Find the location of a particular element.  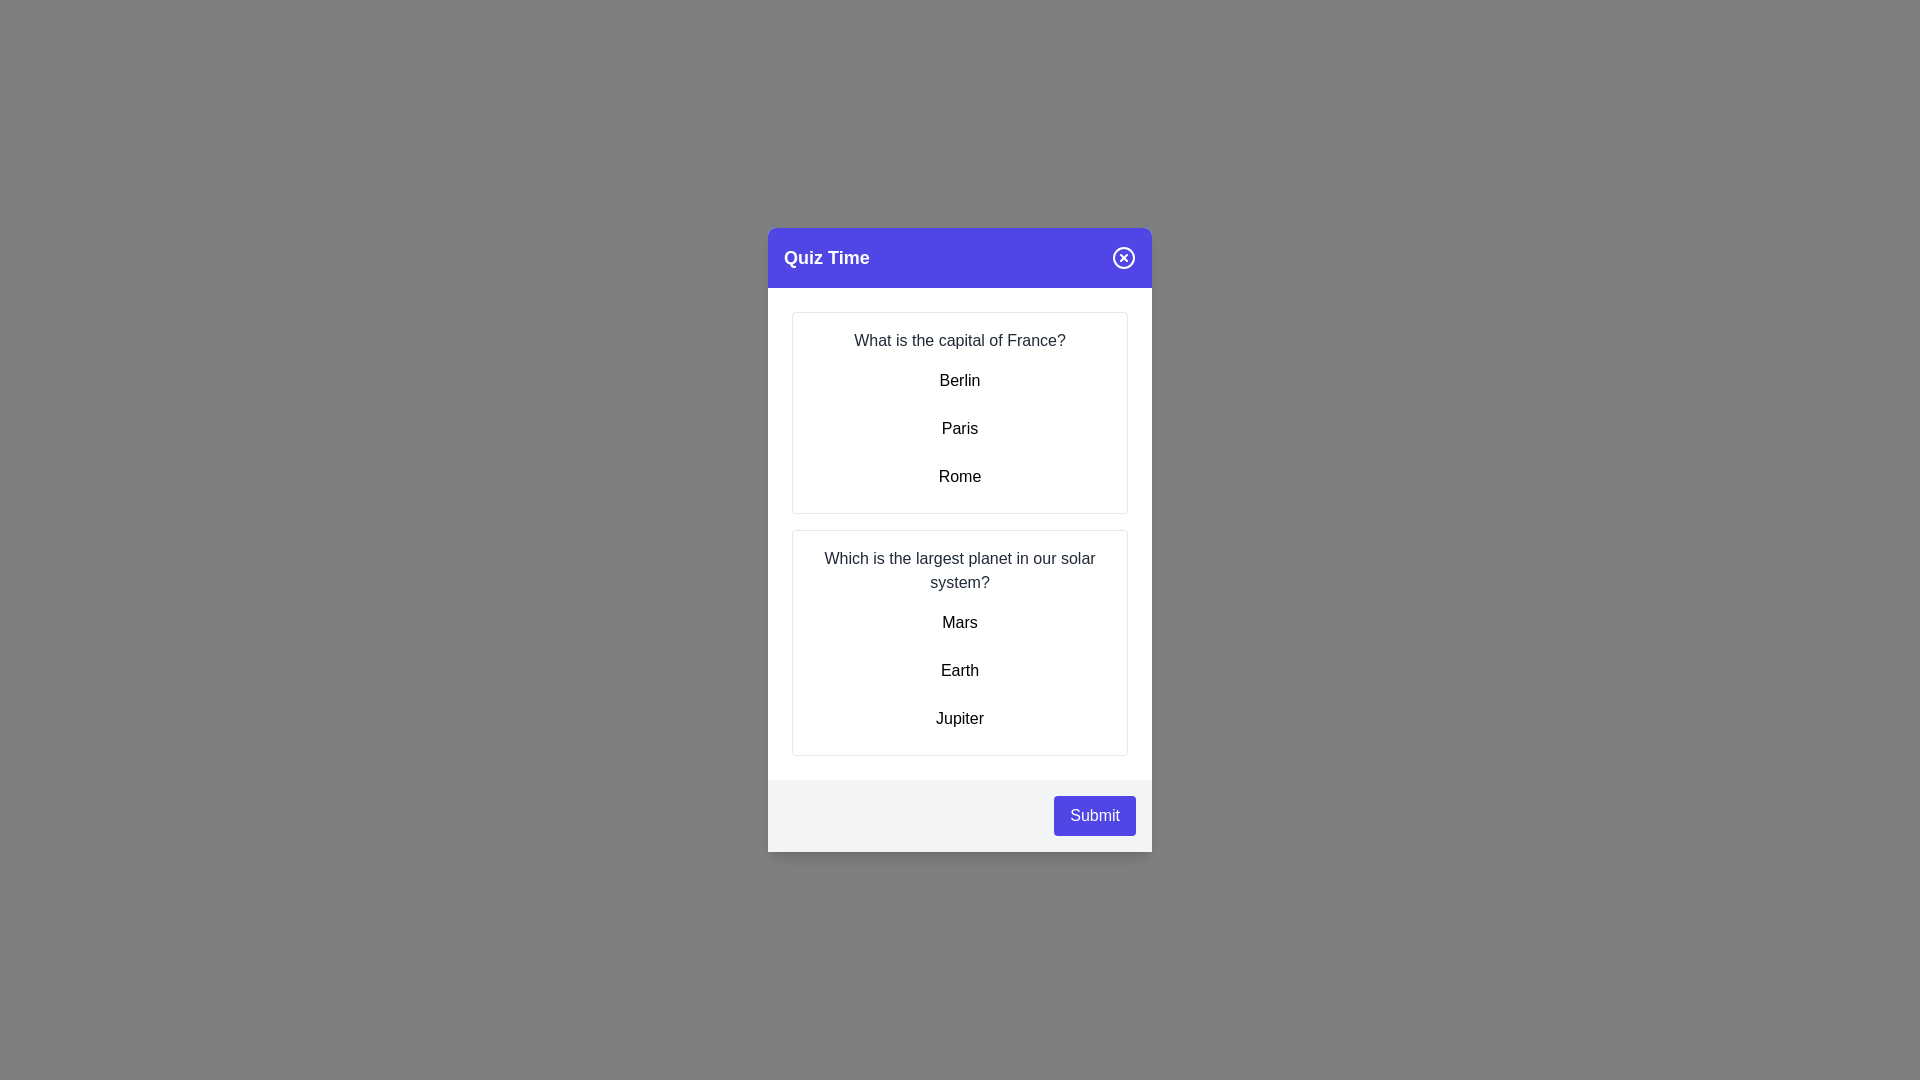

the 'Submit' button to submit the quiz is located at coordinates (1093, 816).